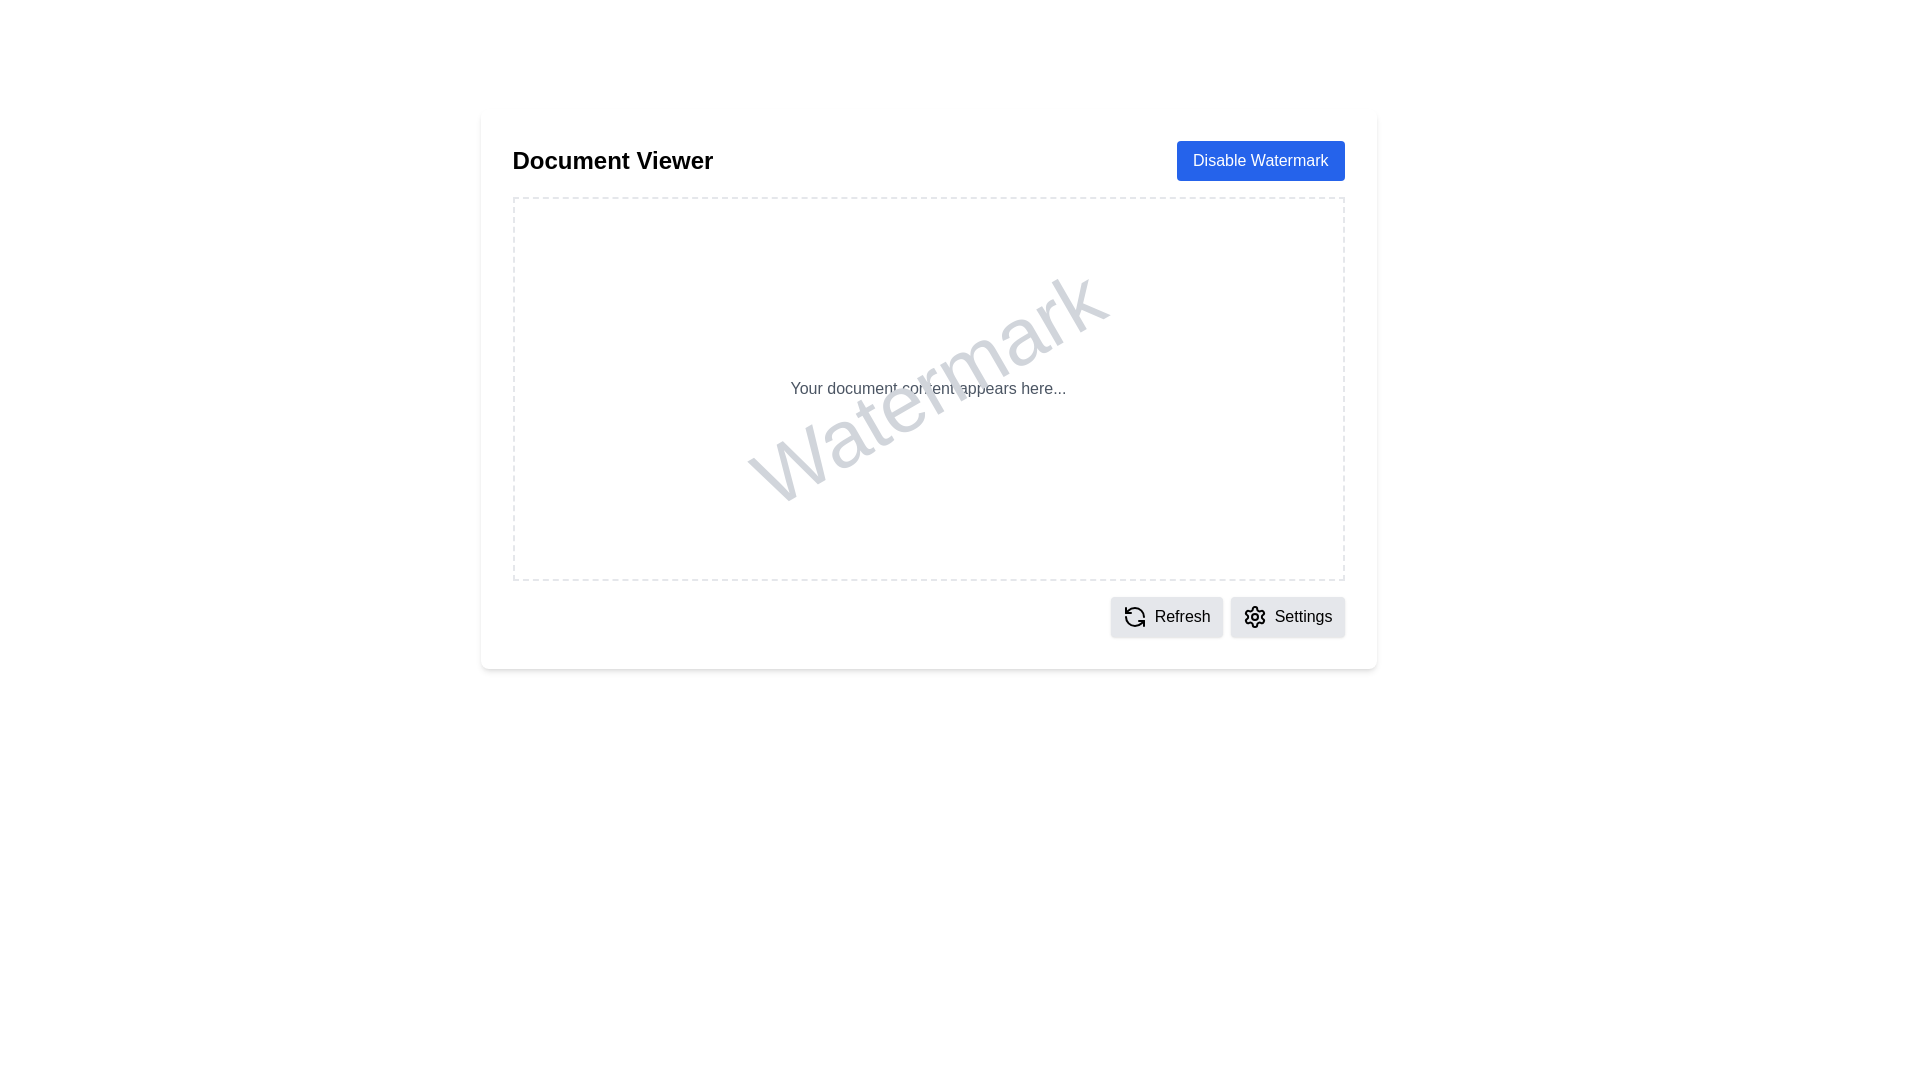 This screenshot has height=1080, width=1920. I want to click on the curved line forming a partial arc resembling the first part of a circular arrow in the refresh icon, so click(1134, 611).